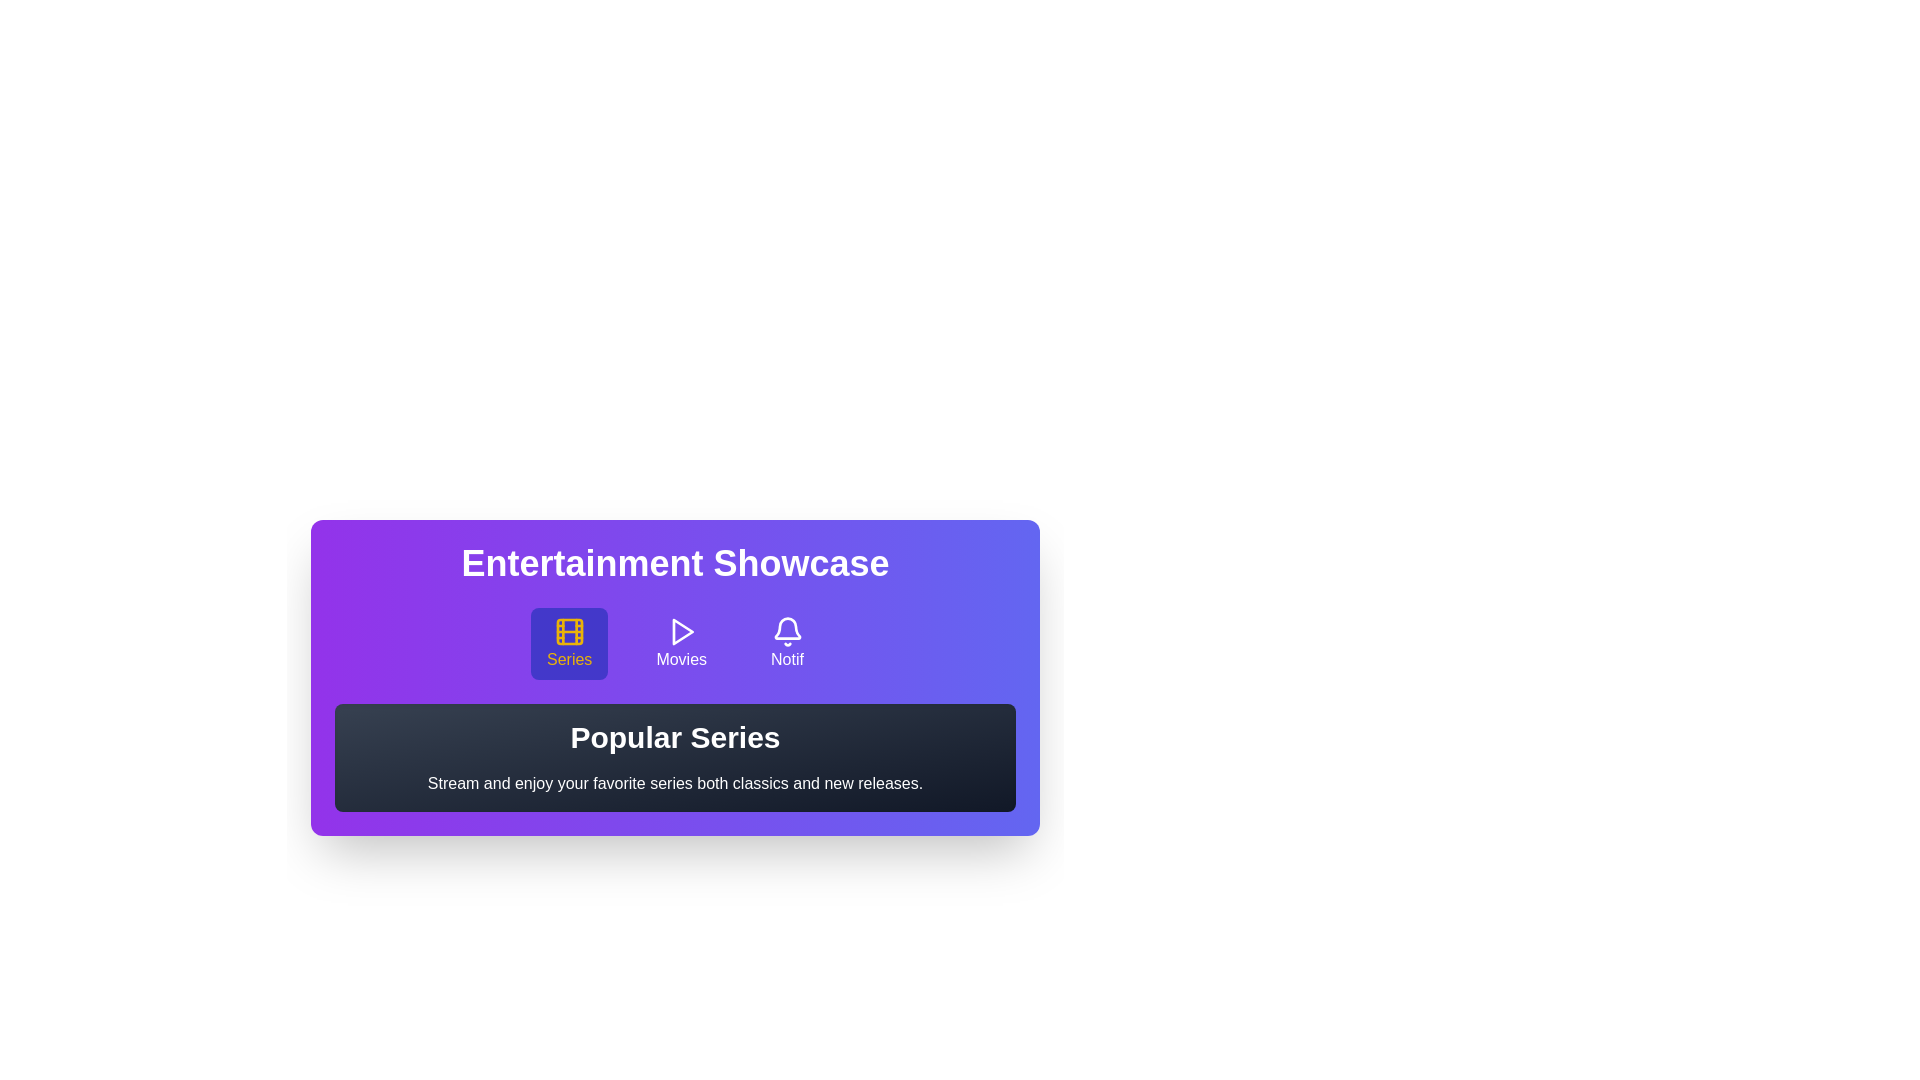 The image size is (1920, 1080). What do you see at coordinates (568, 632) in the screenshot?
I see `the 'Series' icon, which is the first graphical icon from the left in the row of icons` at bounding box center [568, 632].